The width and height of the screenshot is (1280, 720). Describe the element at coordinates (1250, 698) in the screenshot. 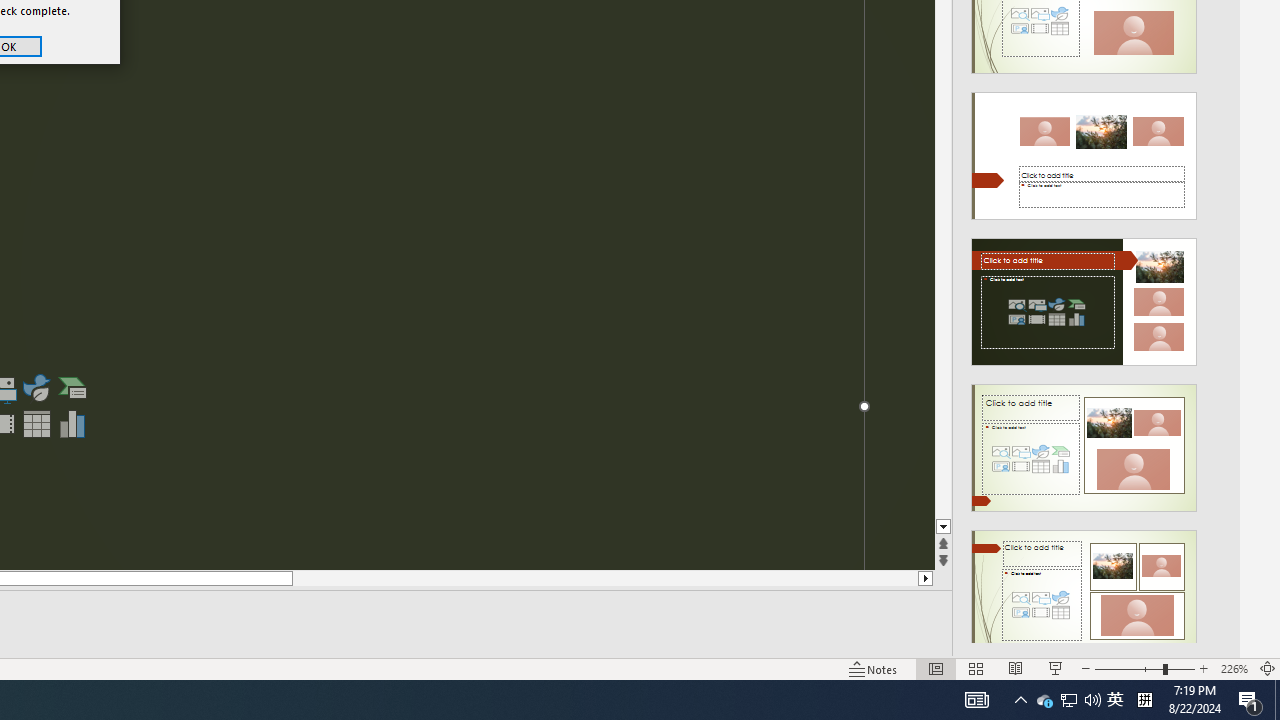

I see `'Action Center, 1 new notification'` at that location.